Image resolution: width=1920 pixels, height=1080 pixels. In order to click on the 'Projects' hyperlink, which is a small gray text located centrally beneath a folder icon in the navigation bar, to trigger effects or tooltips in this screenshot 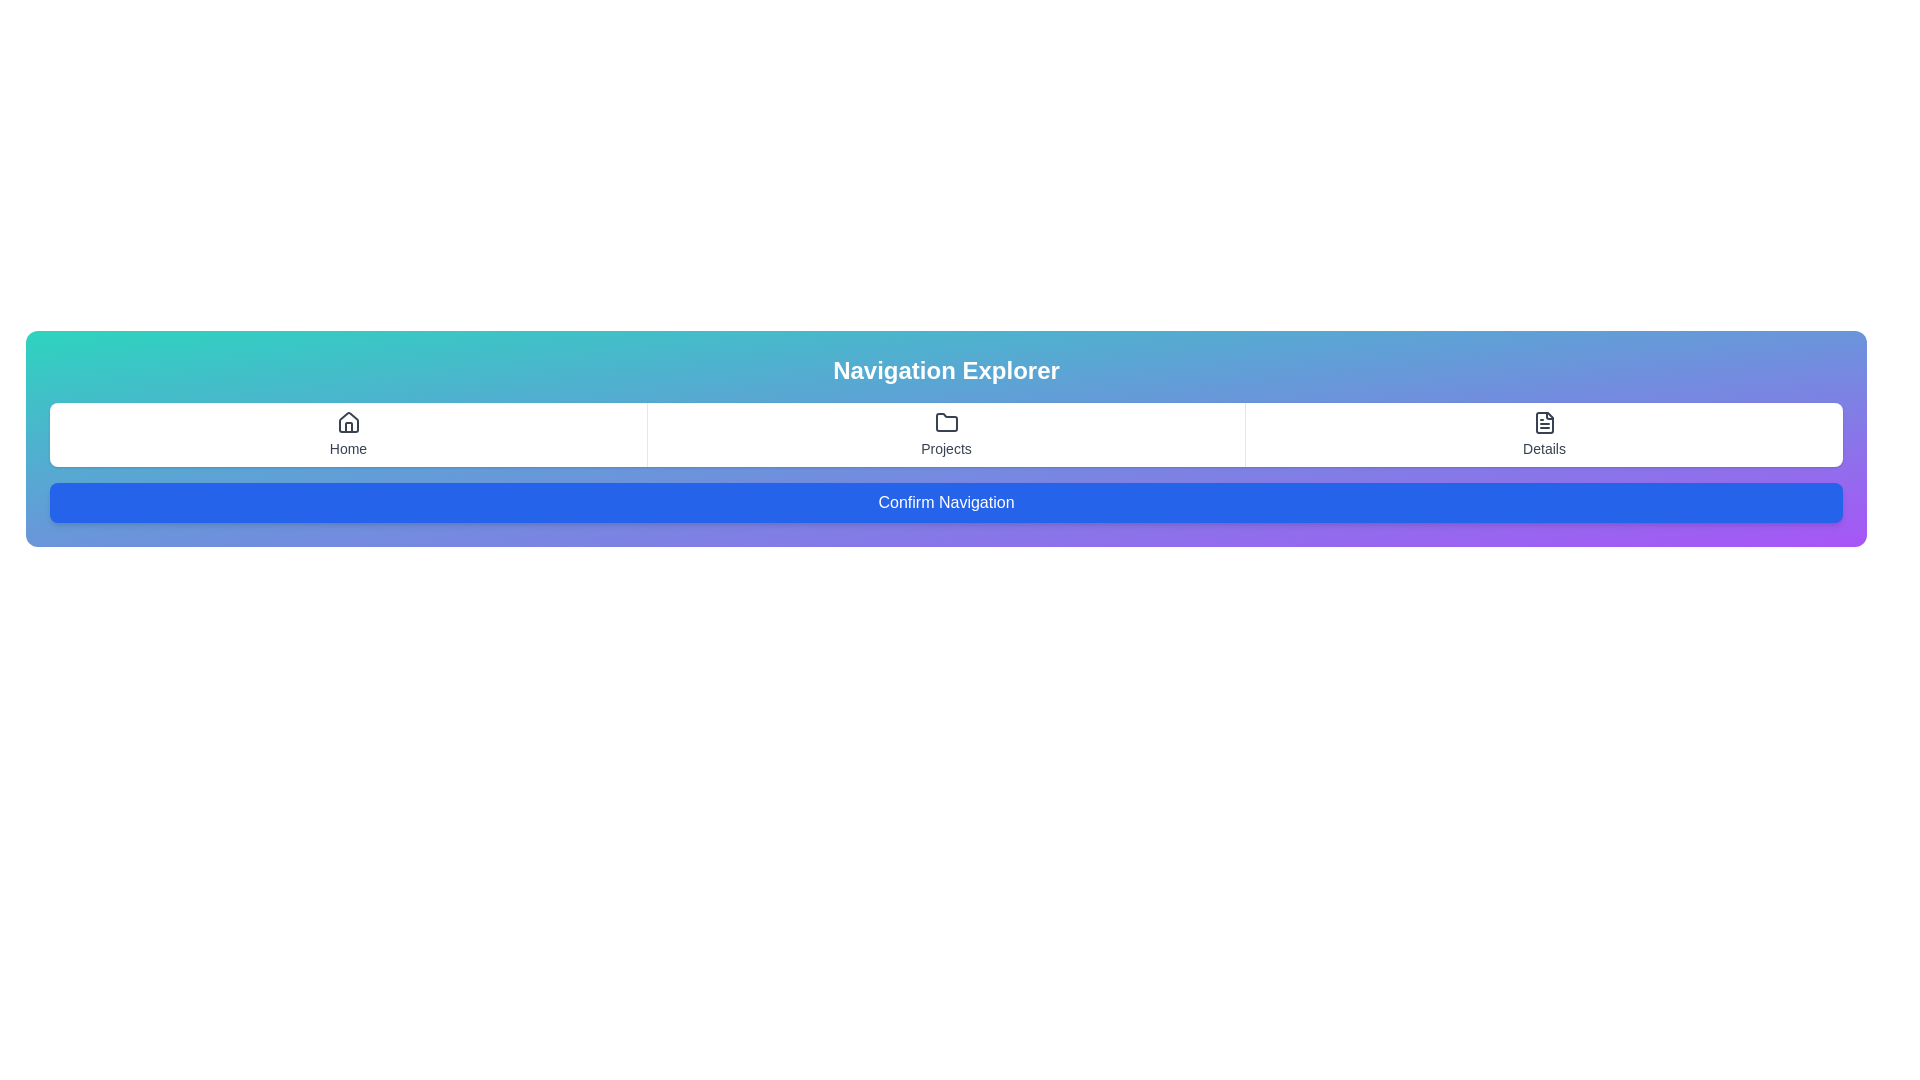, I will do `click(945, 447)`.